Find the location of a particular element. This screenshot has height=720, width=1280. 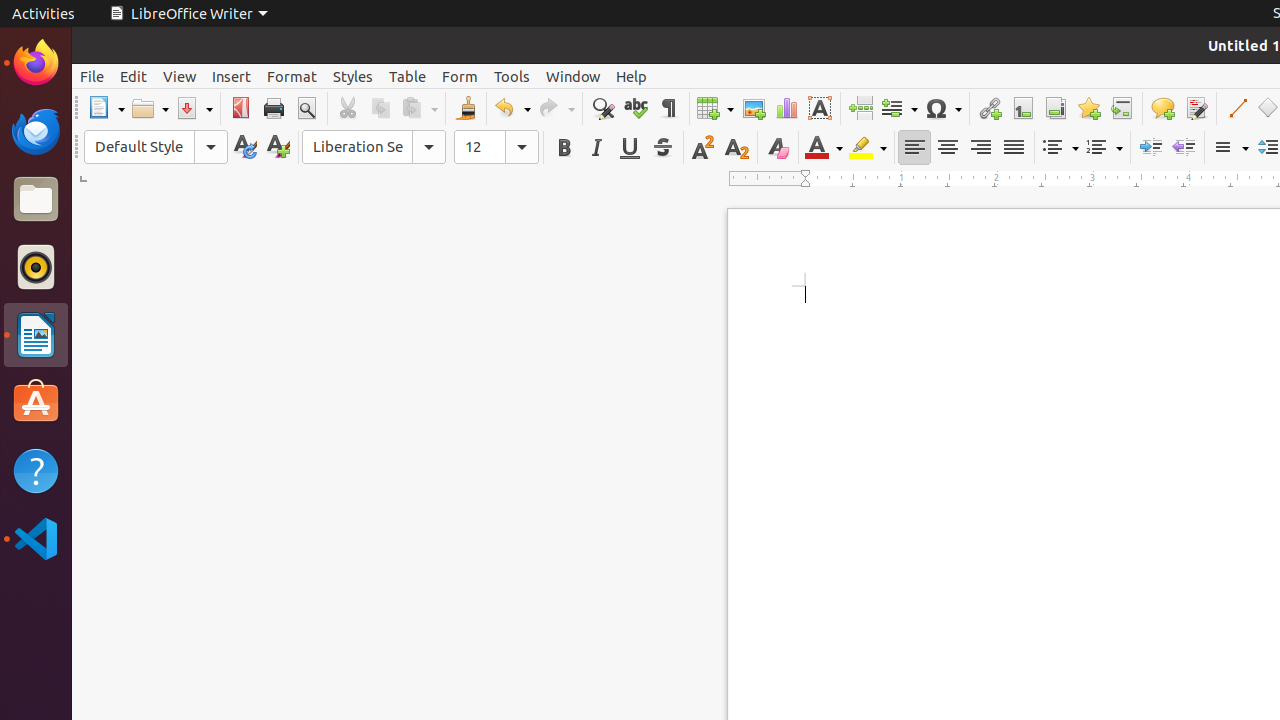

'Spelling' is located at coordinates (634, 108).